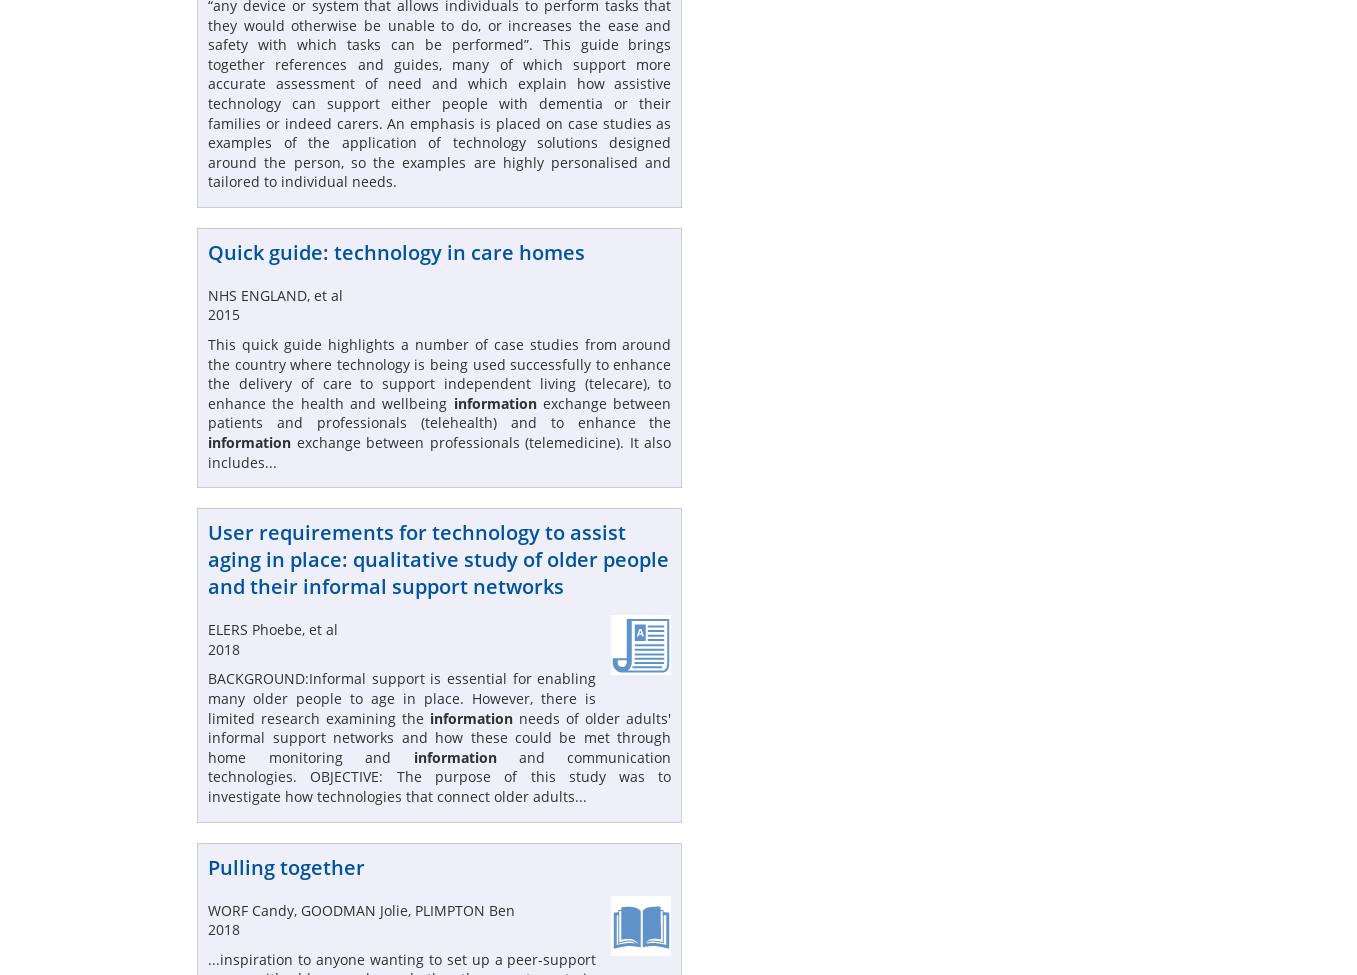  Describe the element at coordinates (275, 293) in the screenshot. I see `'NHS ENGLAND, et al'` at that location.